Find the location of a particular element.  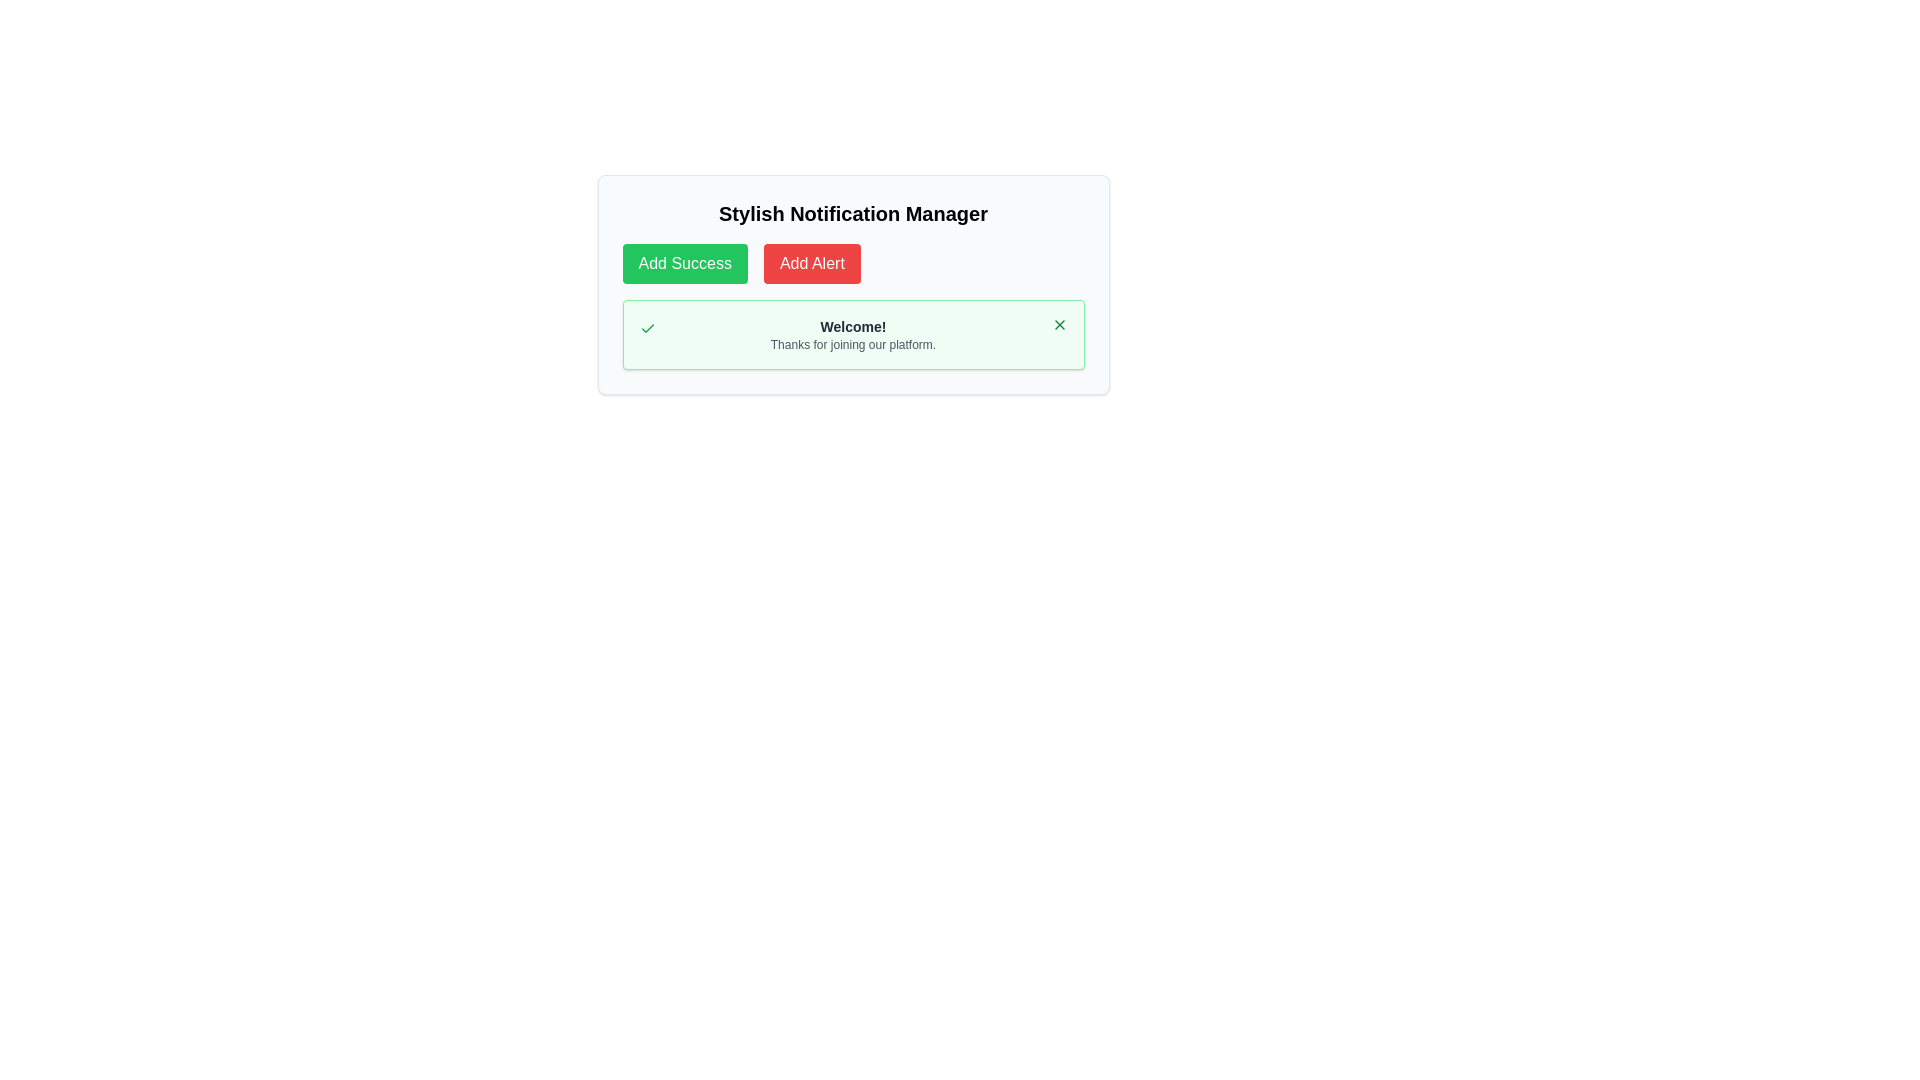

the welcome message text block located in the green-tinted notification box, which is positioned centrally between a green checkmark icon and a close button is located at coordinates (853, 334).